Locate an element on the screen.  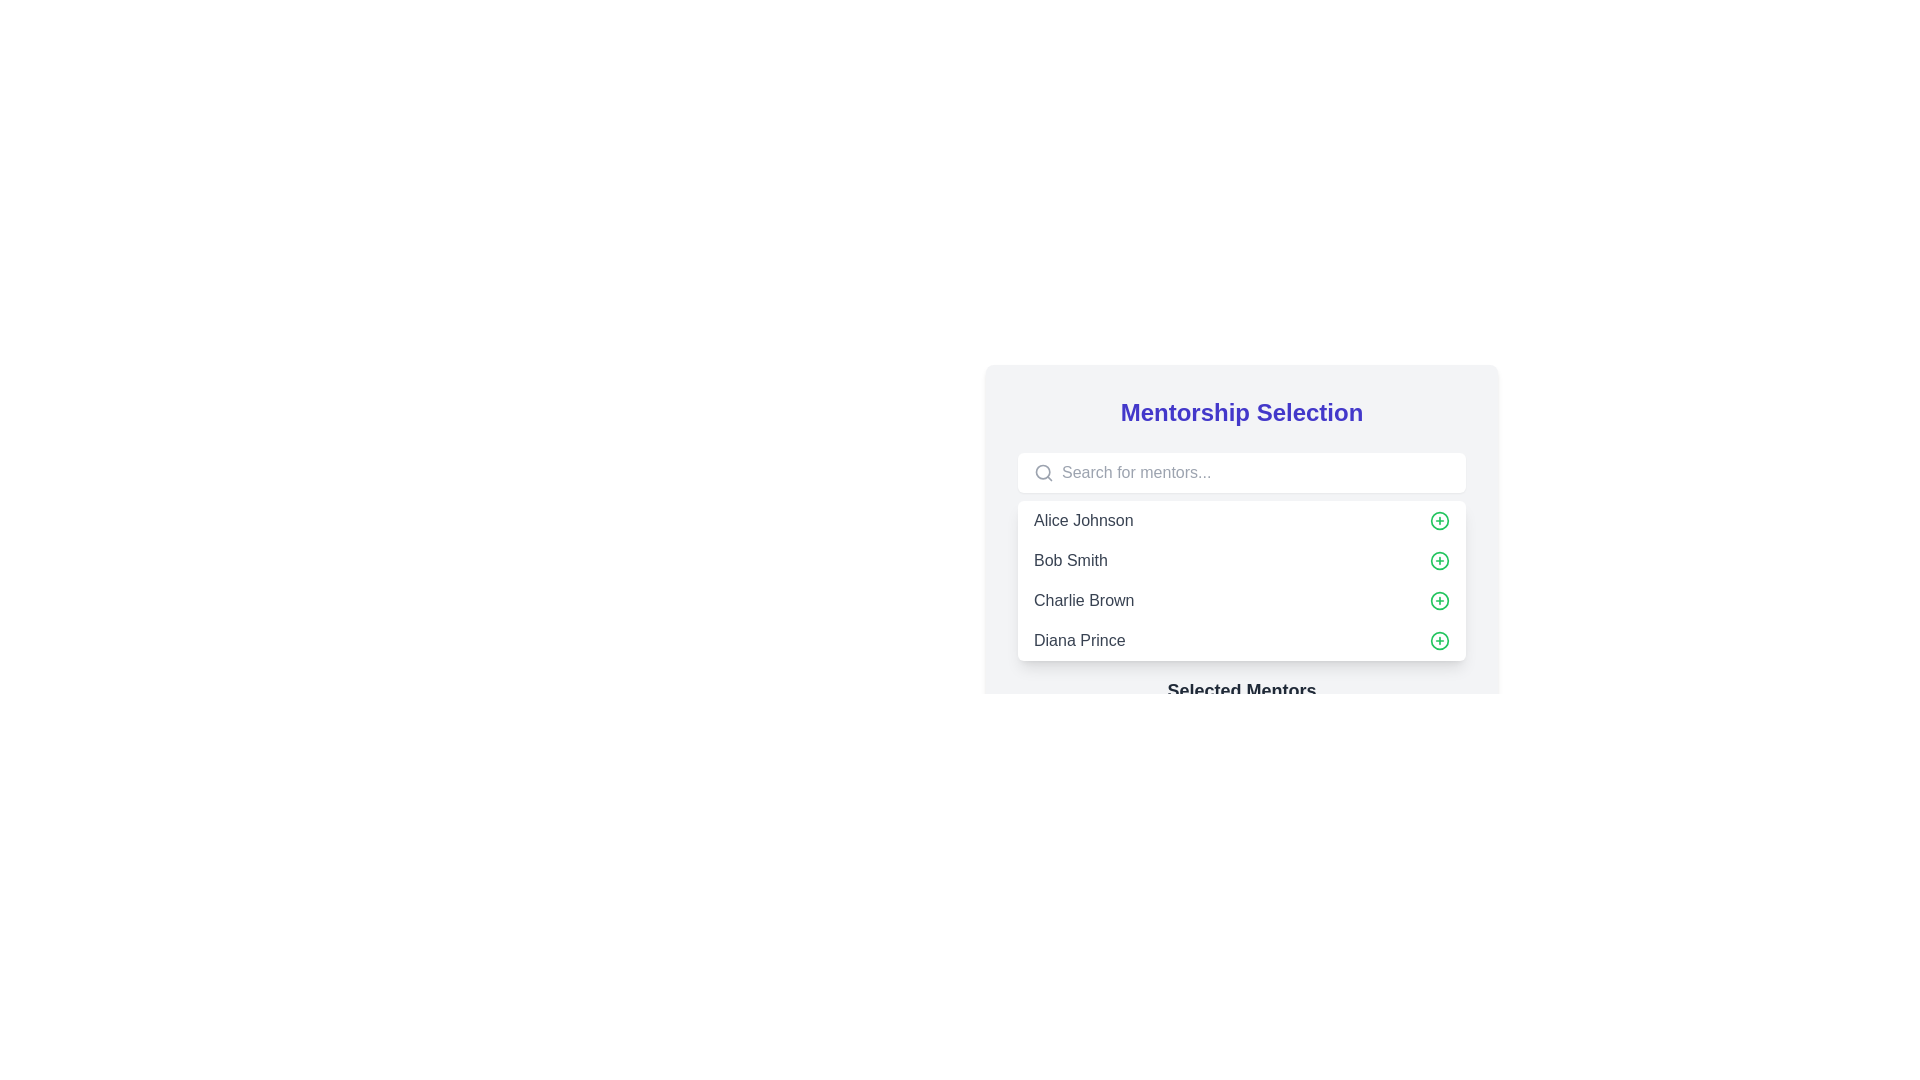
the circular button with a green outline and a green plus sign next to 'Diana Prince' is located at coordinates (1440, 560).